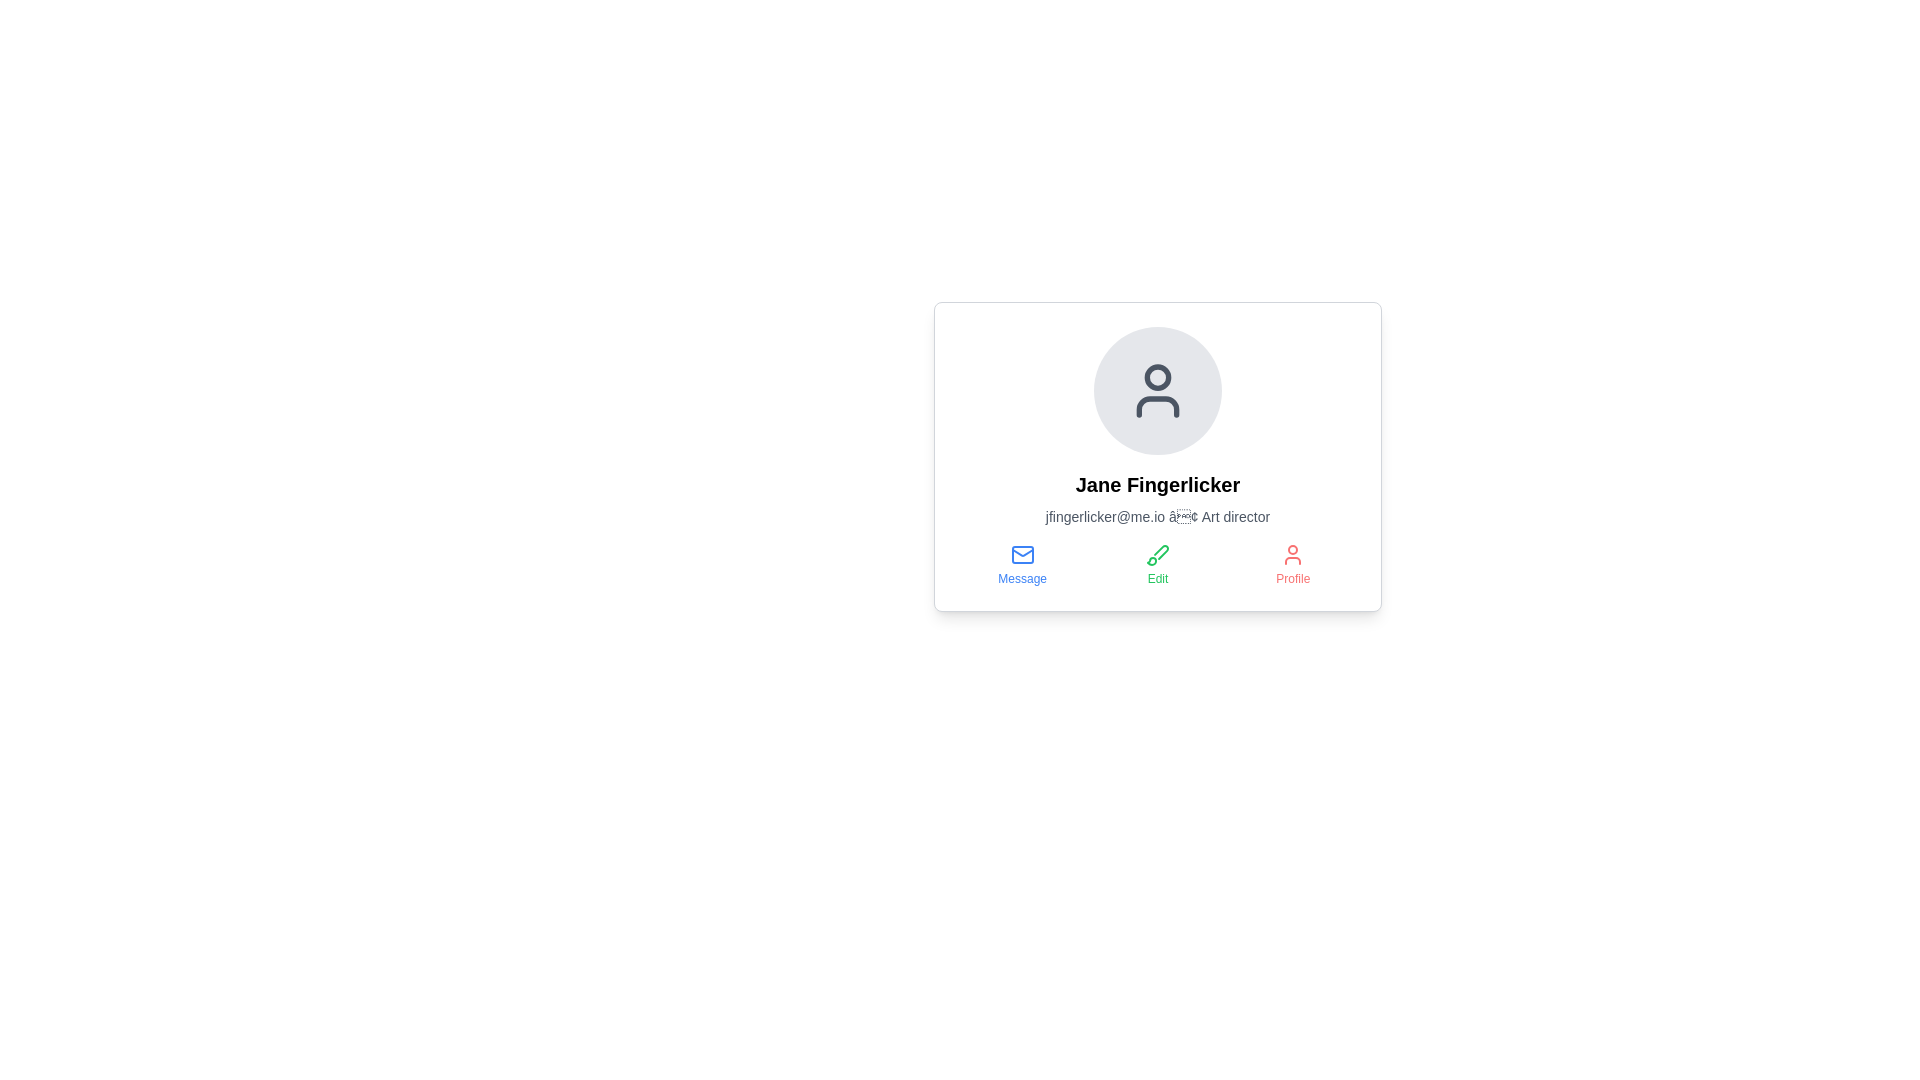  Describe the element at coordinates (1292, 555) in the screenshot. I see `the red user icon located in the bottom-right section of the card layout, above the 'Profile' label, to interact with the profile feature` at that location.